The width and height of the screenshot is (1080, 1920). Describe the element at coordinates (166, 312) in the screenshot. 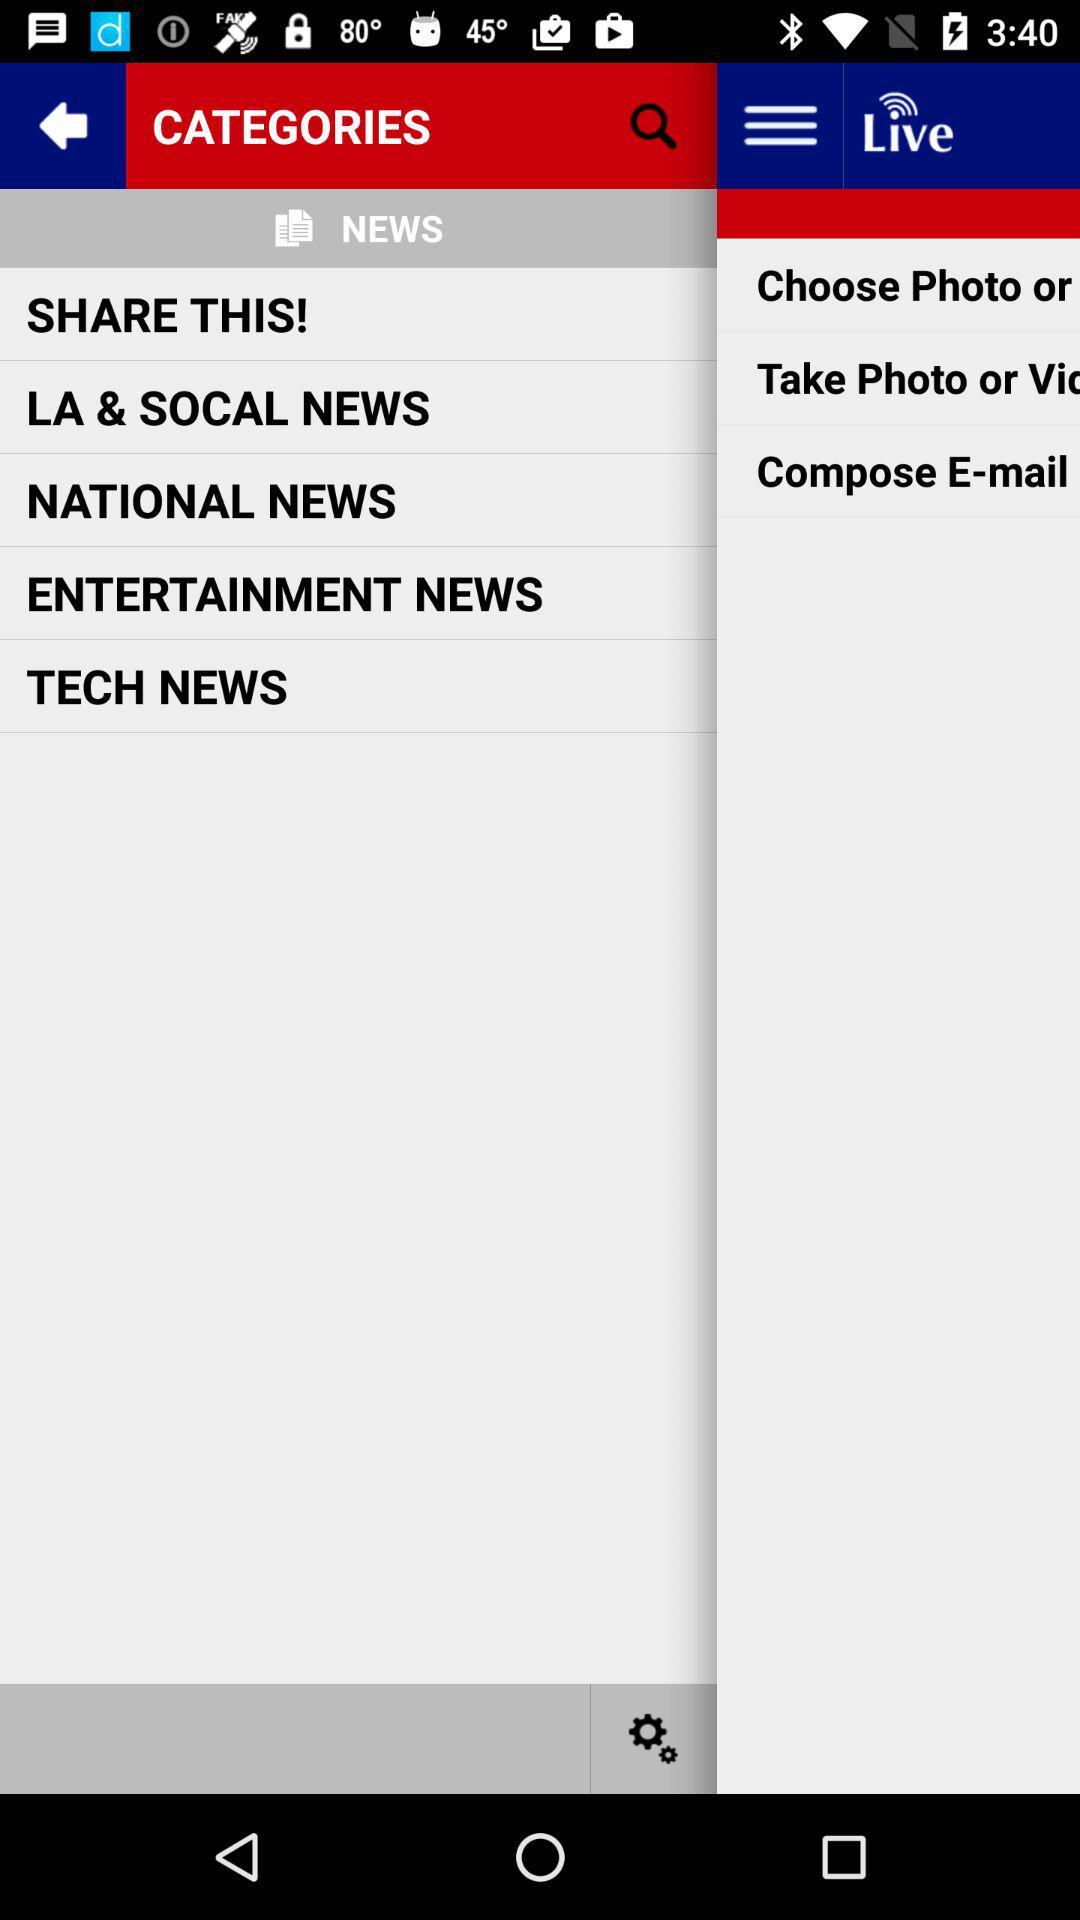

I see `icon below the news` at that location.